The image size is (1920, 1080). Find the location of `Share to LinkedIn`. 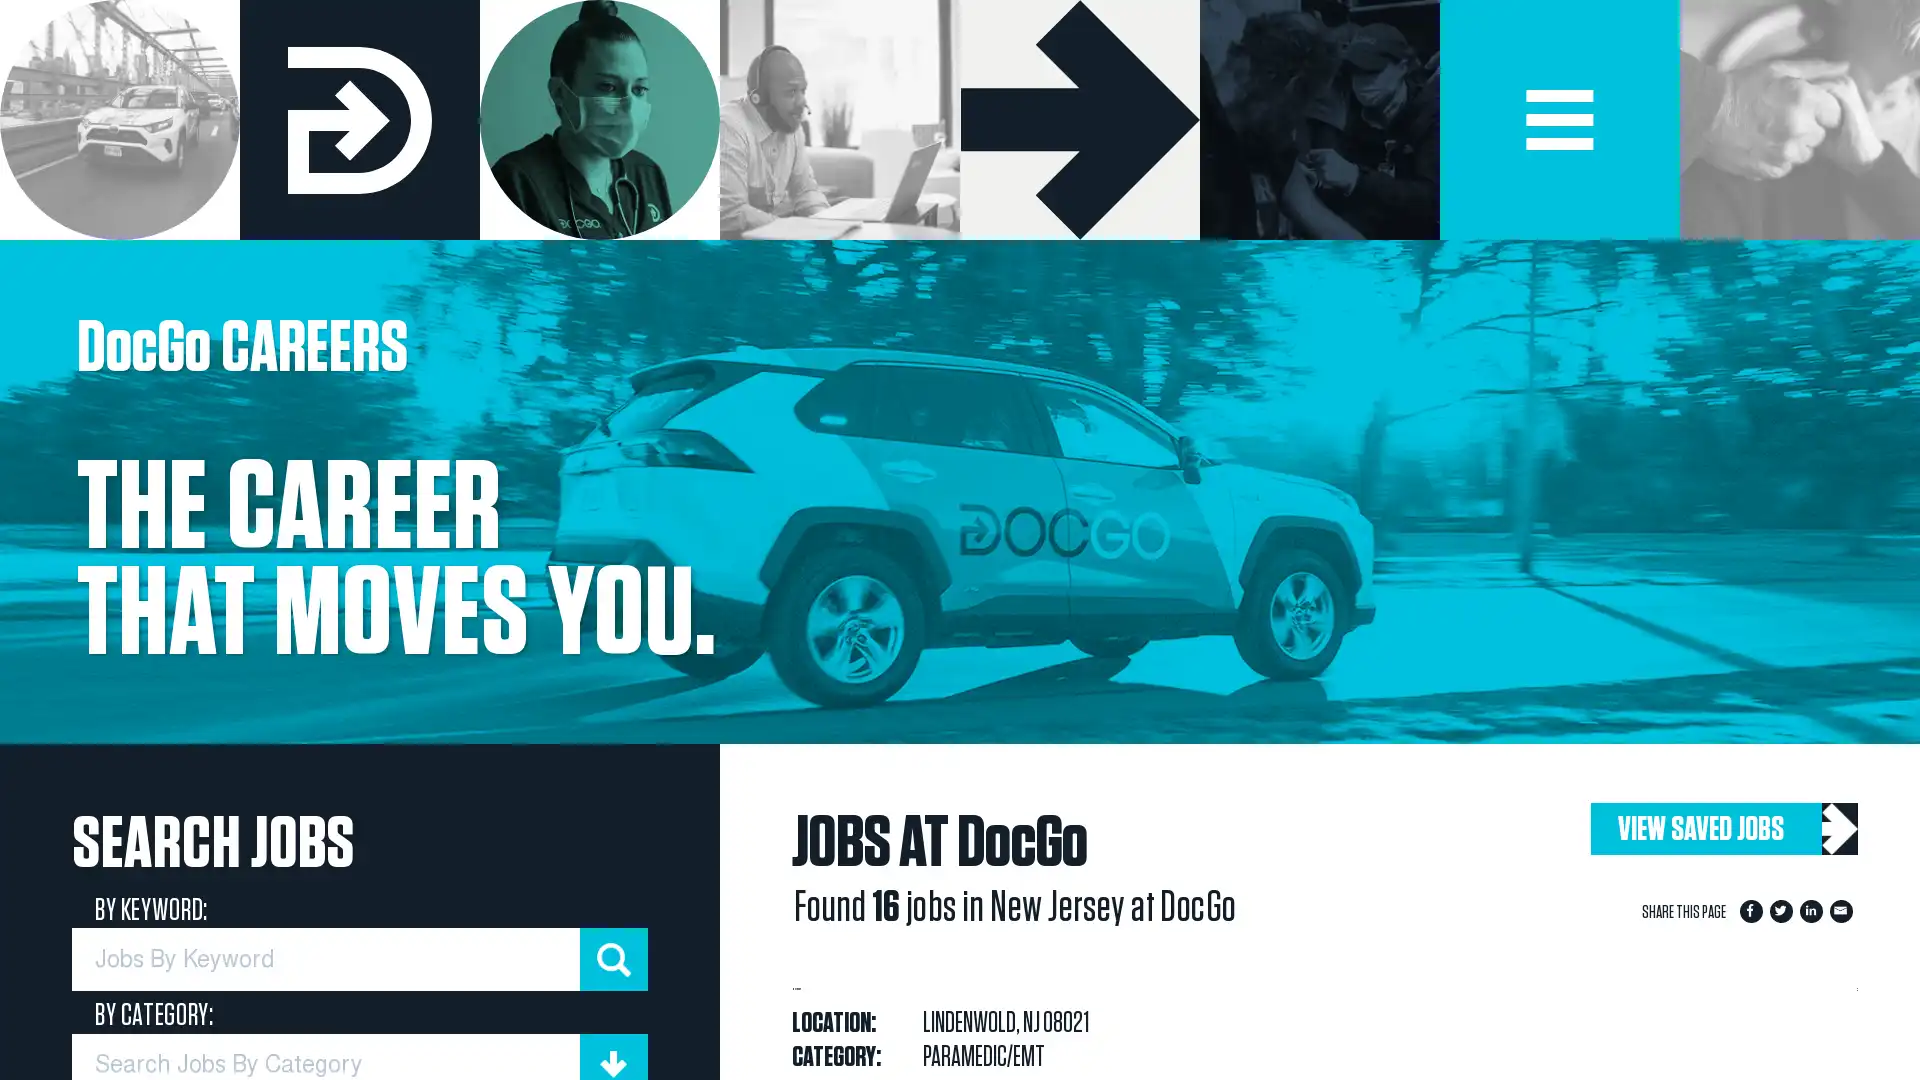

Share to LinkedIn is located at coordinates (1816, 910).